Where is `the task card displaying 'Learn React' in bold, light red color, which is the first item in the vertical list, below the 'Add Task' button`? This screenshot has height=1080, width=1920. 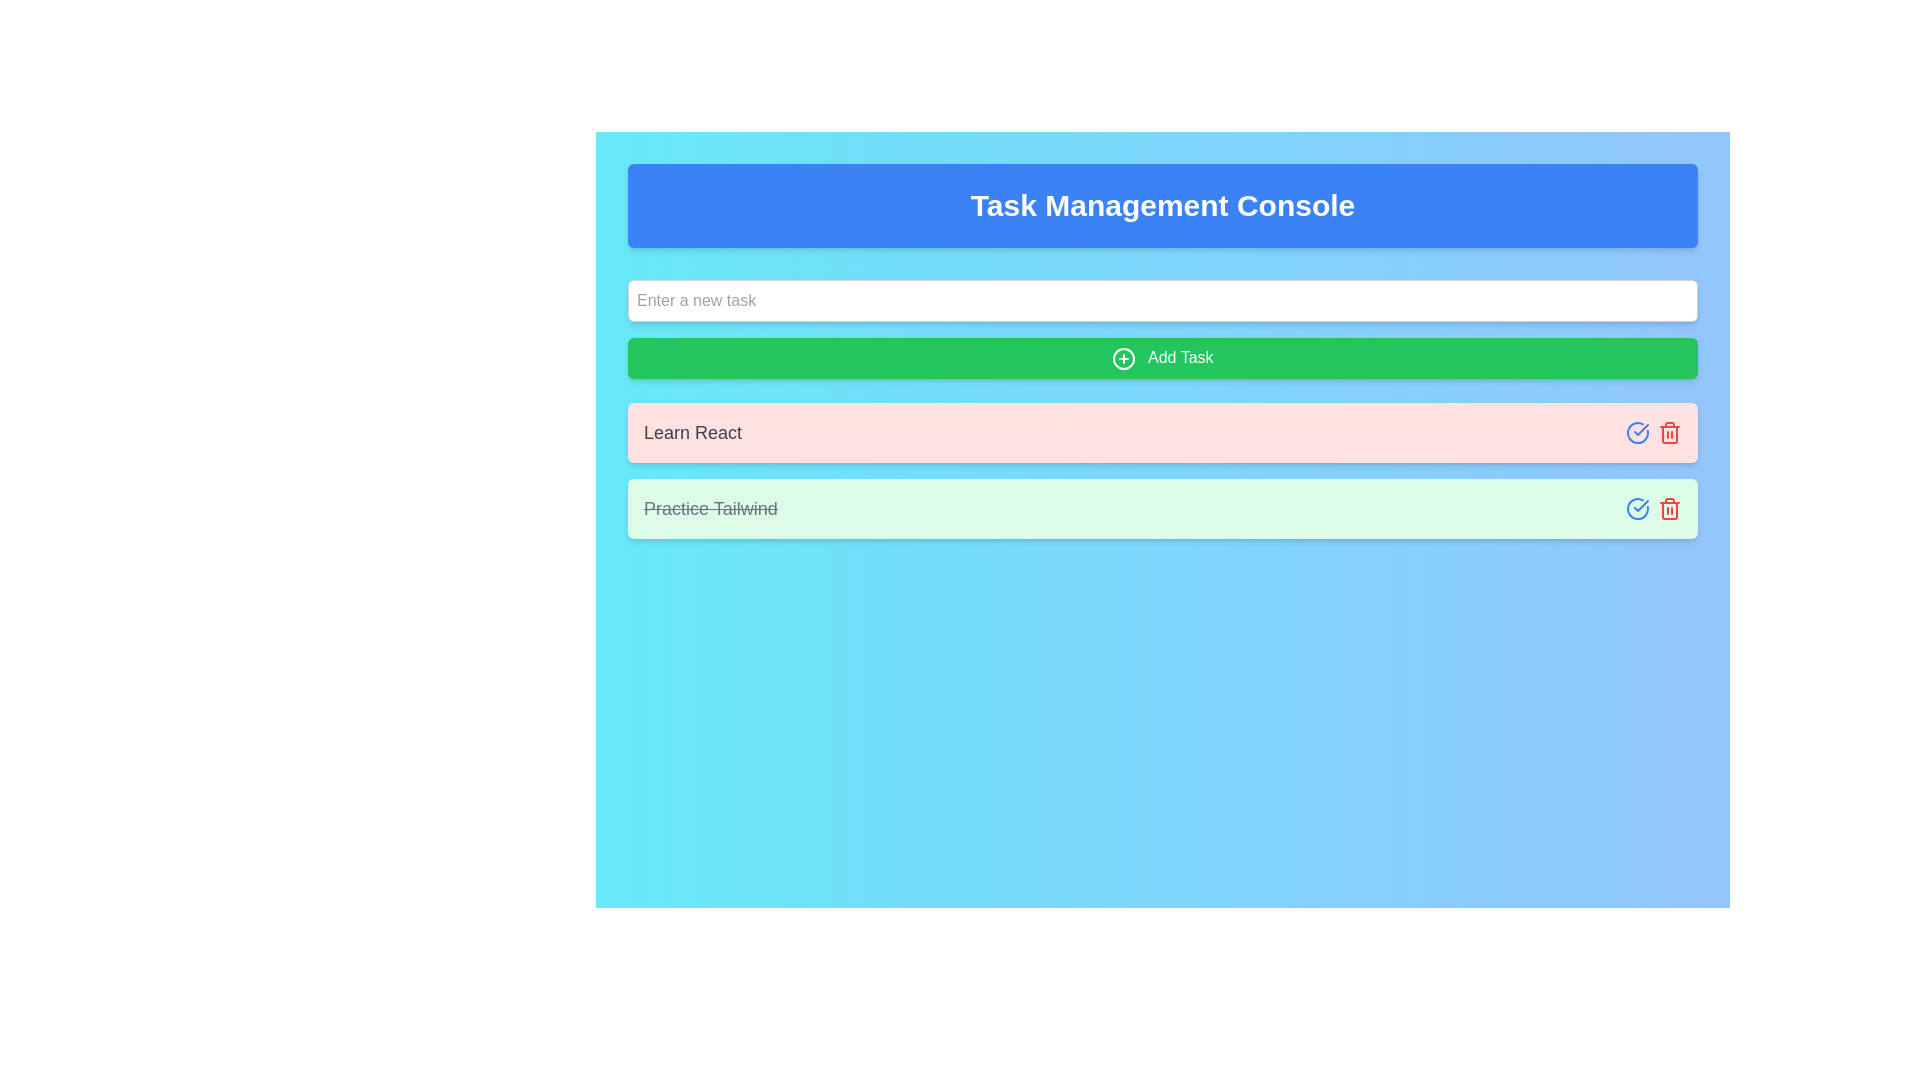
the task card displaying 'Learn React' in bold, light red color, which is the first item in the vertical list, below the 'Add Task' button is located at coordinates (1162, 431).